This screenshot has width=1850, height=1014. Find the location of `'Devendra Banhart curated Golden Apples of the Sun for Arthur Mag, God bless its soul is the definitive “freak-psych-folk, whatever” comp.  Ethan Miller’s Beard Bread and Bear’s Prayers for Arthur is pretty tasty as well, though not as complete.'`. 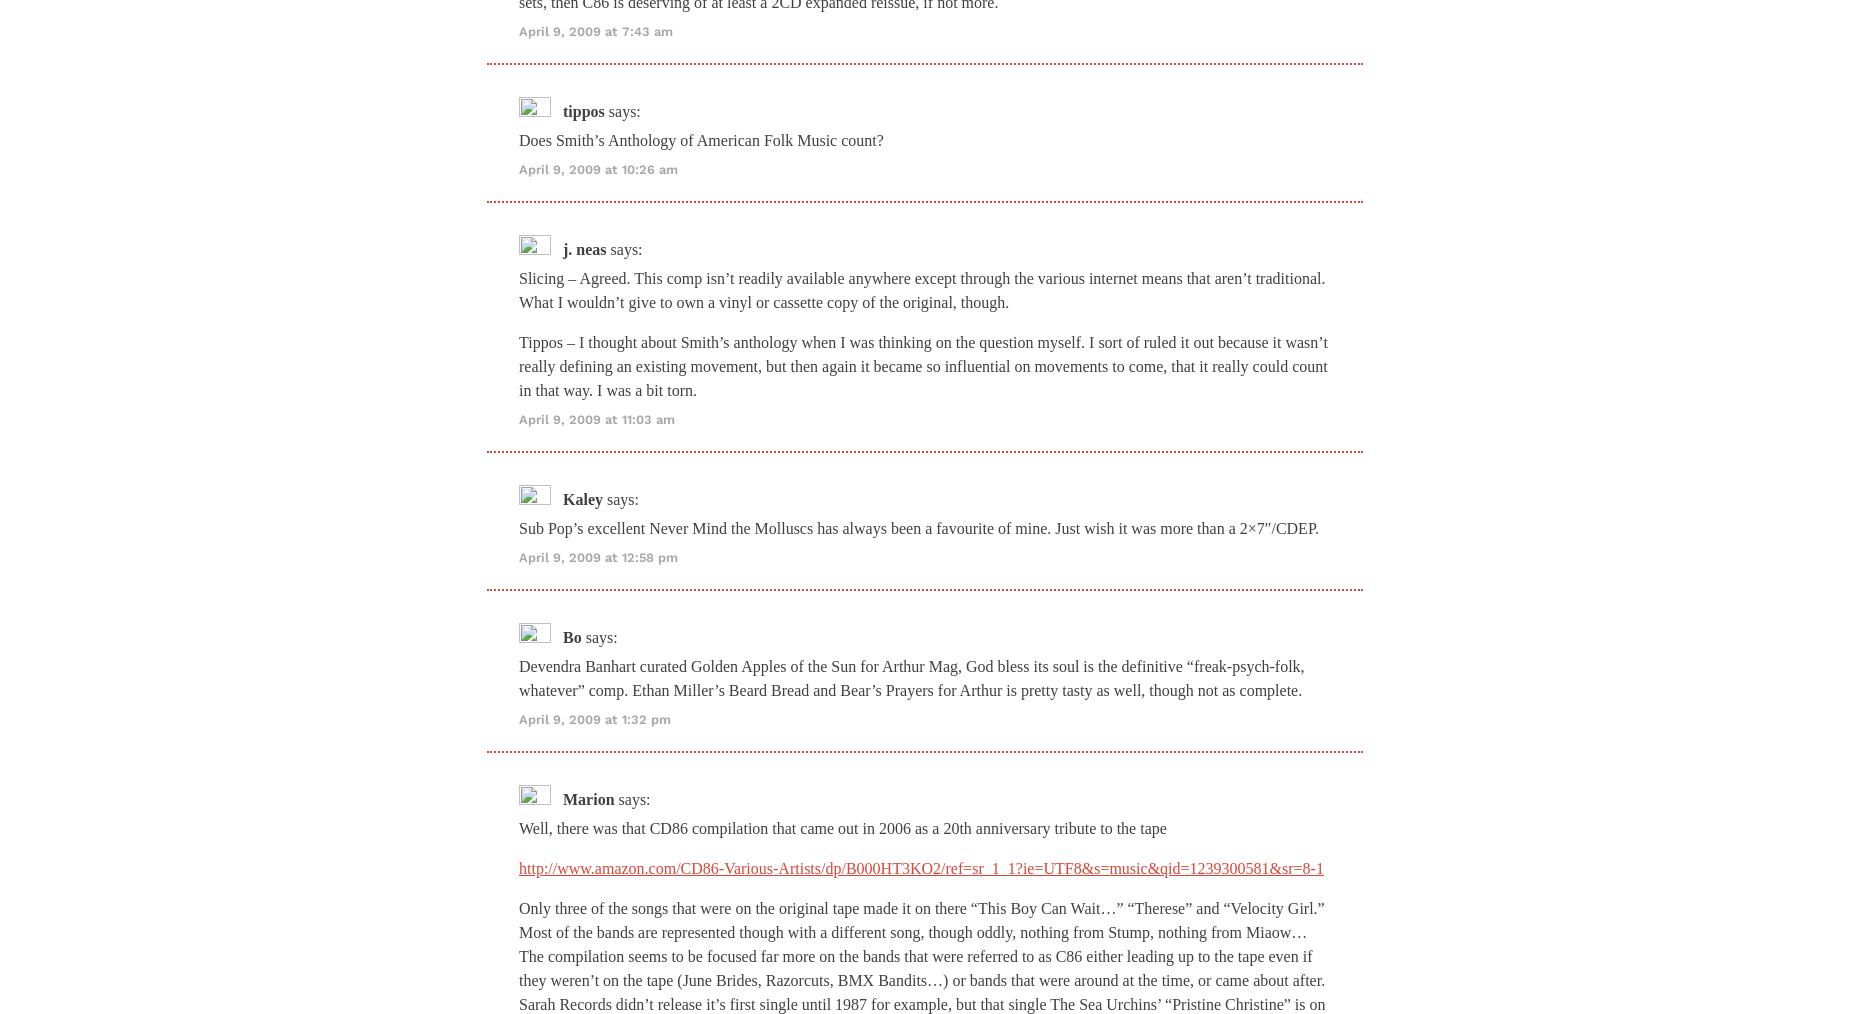

'Devendra Banhart curated Golden Apples of the Sun for Arthur Mag, God bless its soul is the definitive “freak-psych-folk, whatever” comp.  Ethan Miller’s Beard Bread and Bear’s Prayers for Arthur is pretty tasty as well, though not as complete.' is located at coordinates (518, 676).